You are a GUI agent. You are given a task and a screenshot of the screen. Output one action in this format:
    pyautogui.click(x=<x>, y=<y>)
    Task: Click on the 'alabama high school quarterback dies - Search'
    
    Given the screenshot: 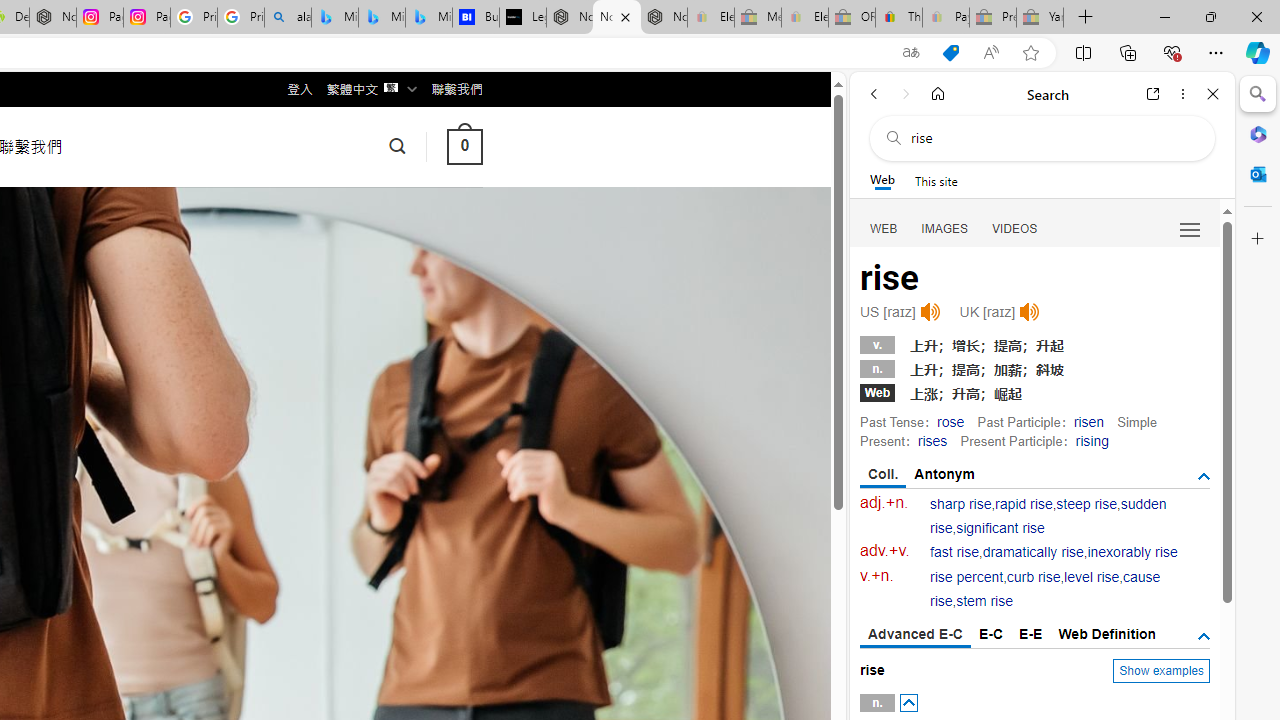 What is the action you would take?
    pyautogui.click(x=287, y=17)
    